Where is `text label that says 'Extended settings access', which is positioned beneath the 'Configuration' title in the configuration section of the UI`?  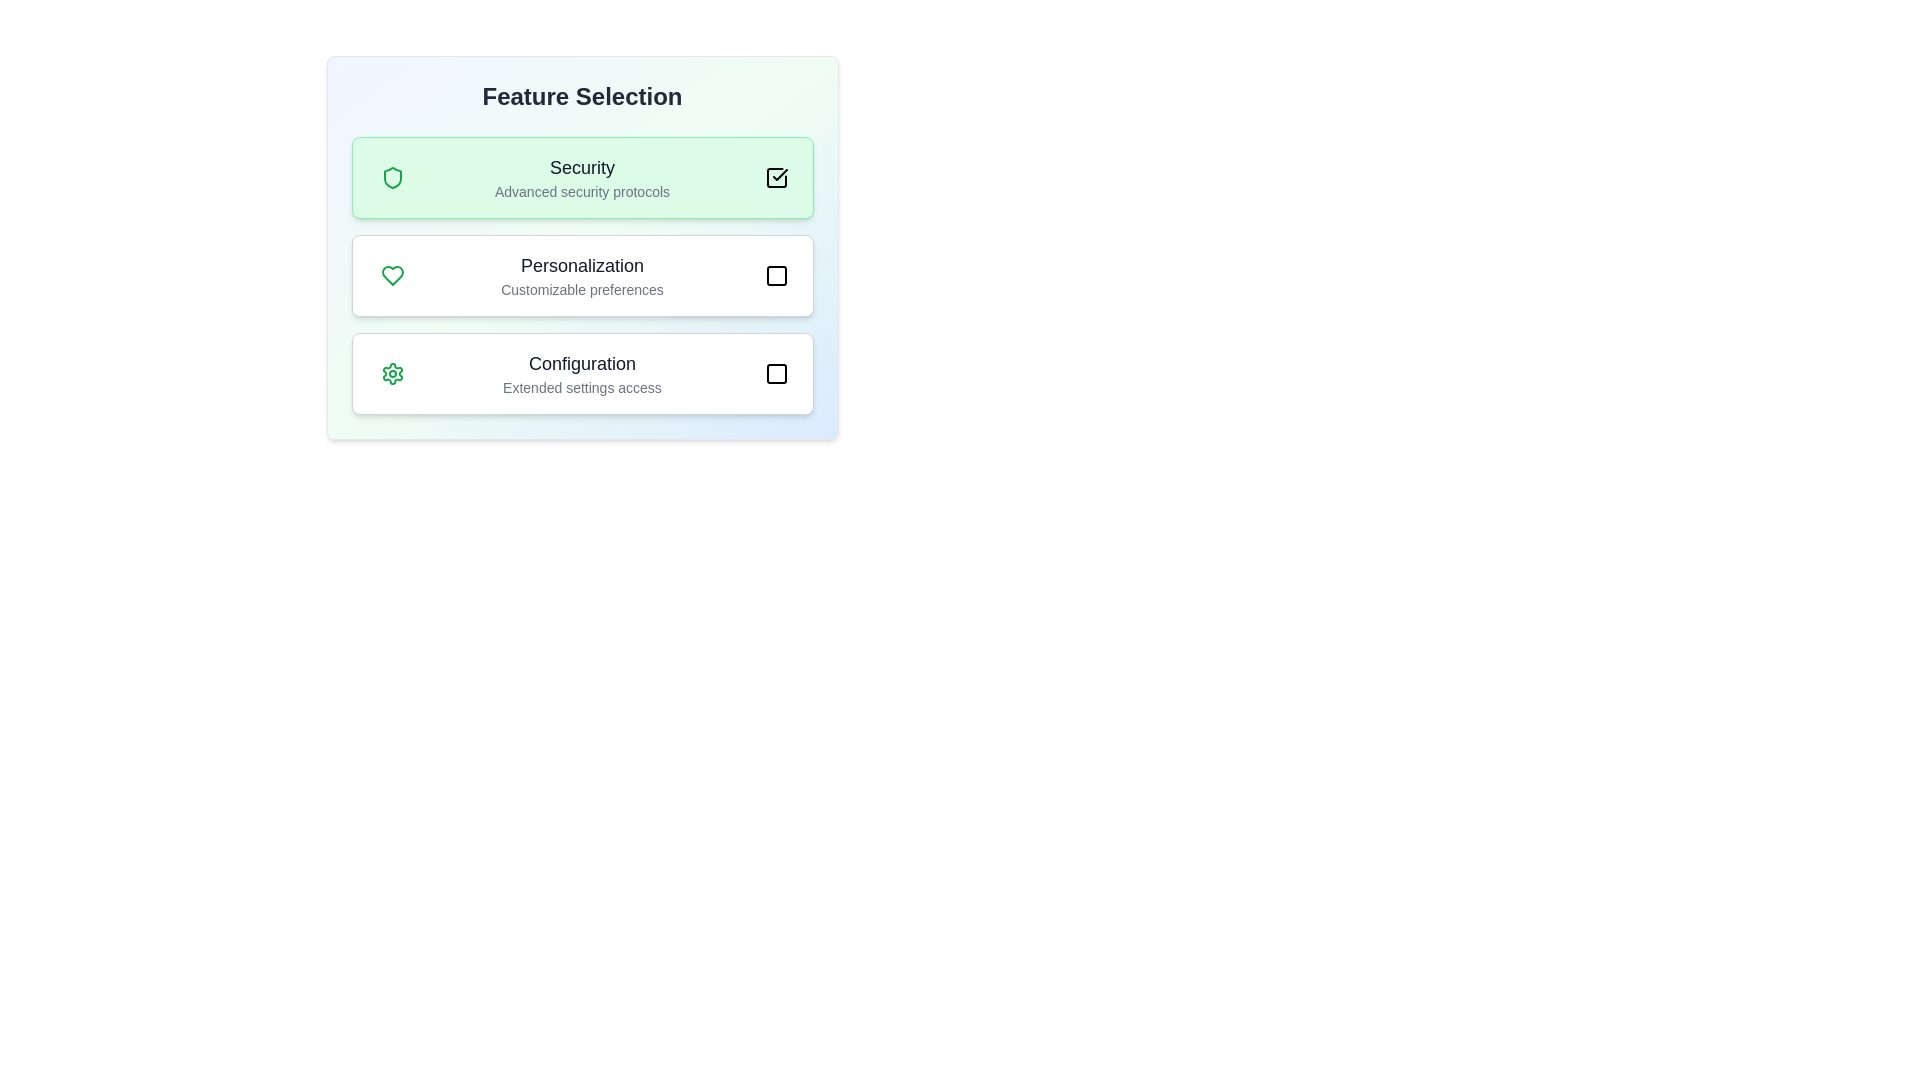
text label that says 'Extended settings access', which is positioned beneath the 'Configuration' title in the configuration section of the UI is located at coordinates (581, 388).